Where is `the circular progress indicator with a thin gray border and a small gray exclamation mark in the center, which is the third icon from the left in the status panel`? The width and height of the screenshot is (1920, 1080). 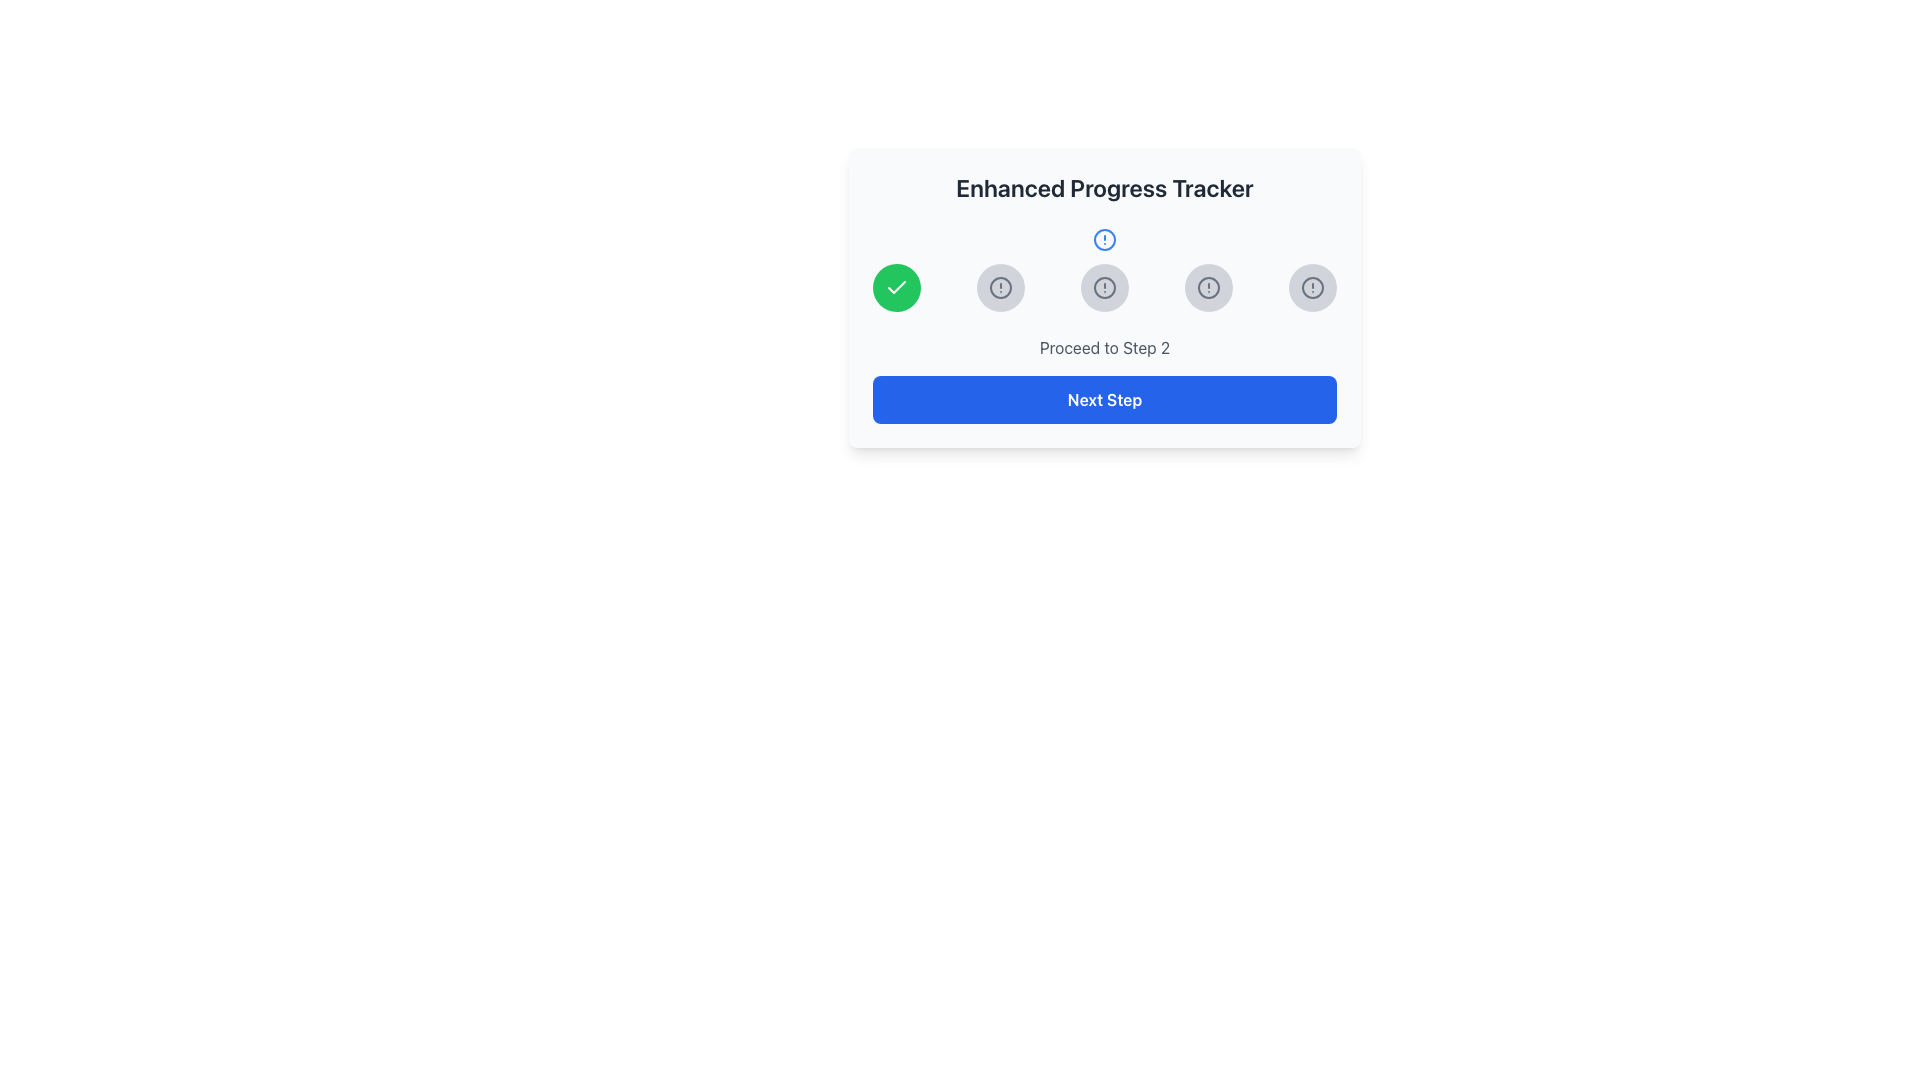 the circular progress indicator with a thin gray border and a small gray exclamation mark in the center, which is the third icon from the left in the status panel is located at coordinates (1208, 288).